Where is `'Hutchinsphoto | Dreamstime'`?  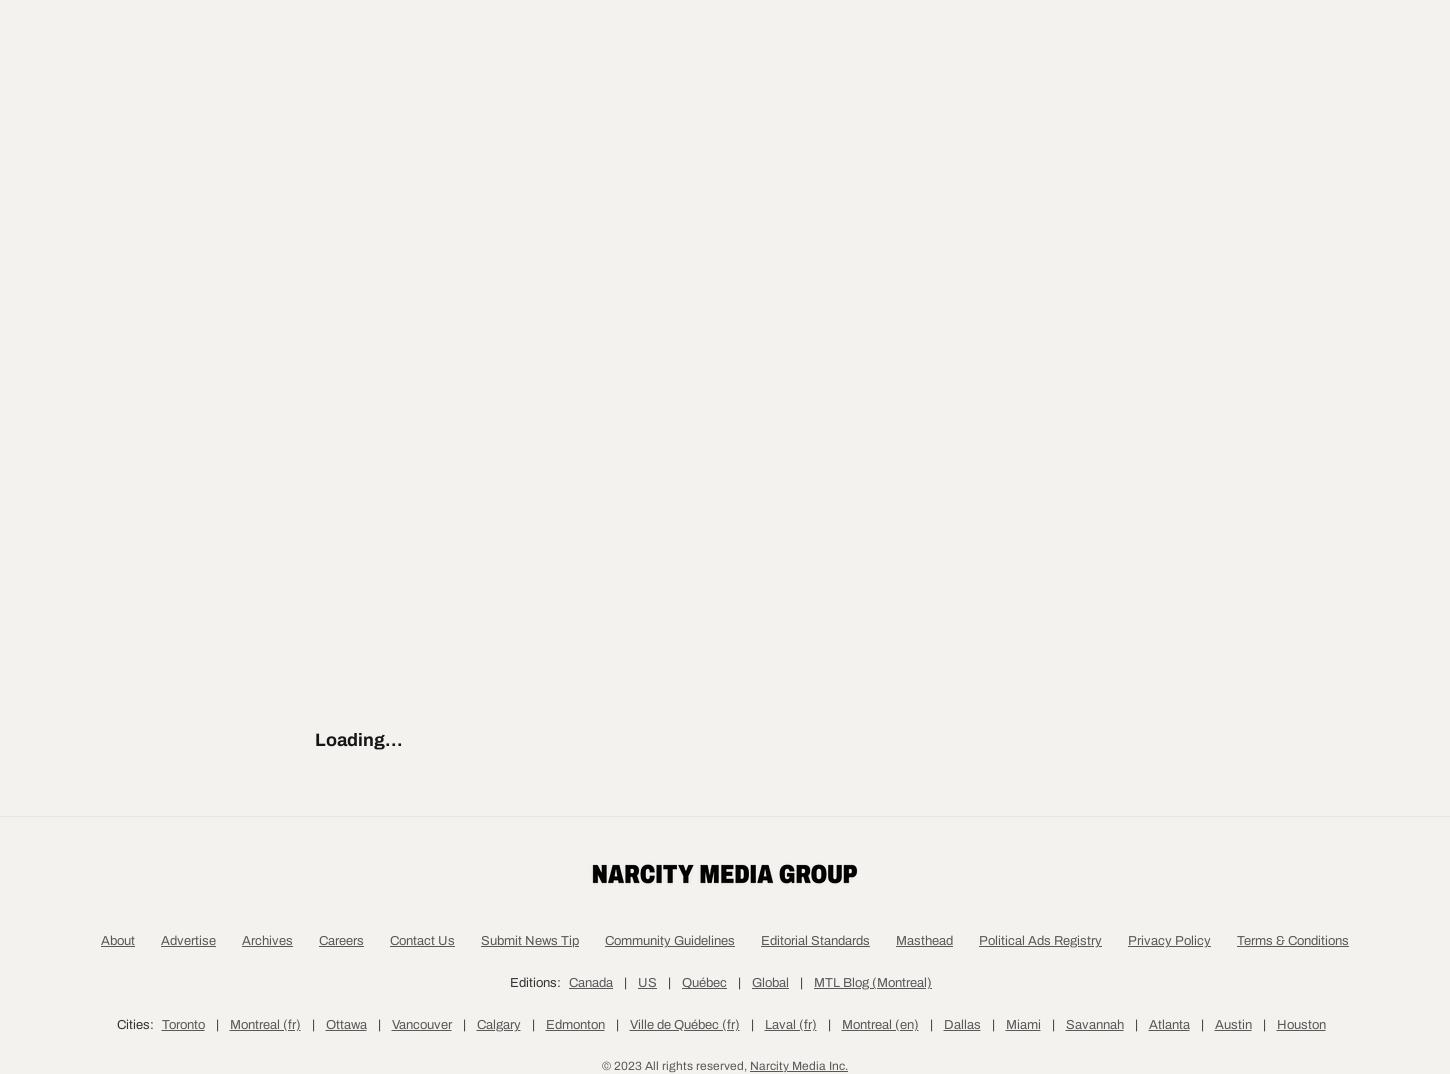
'Hutchinsphoto | Dreamstime' is located at coordinates (432, 465).